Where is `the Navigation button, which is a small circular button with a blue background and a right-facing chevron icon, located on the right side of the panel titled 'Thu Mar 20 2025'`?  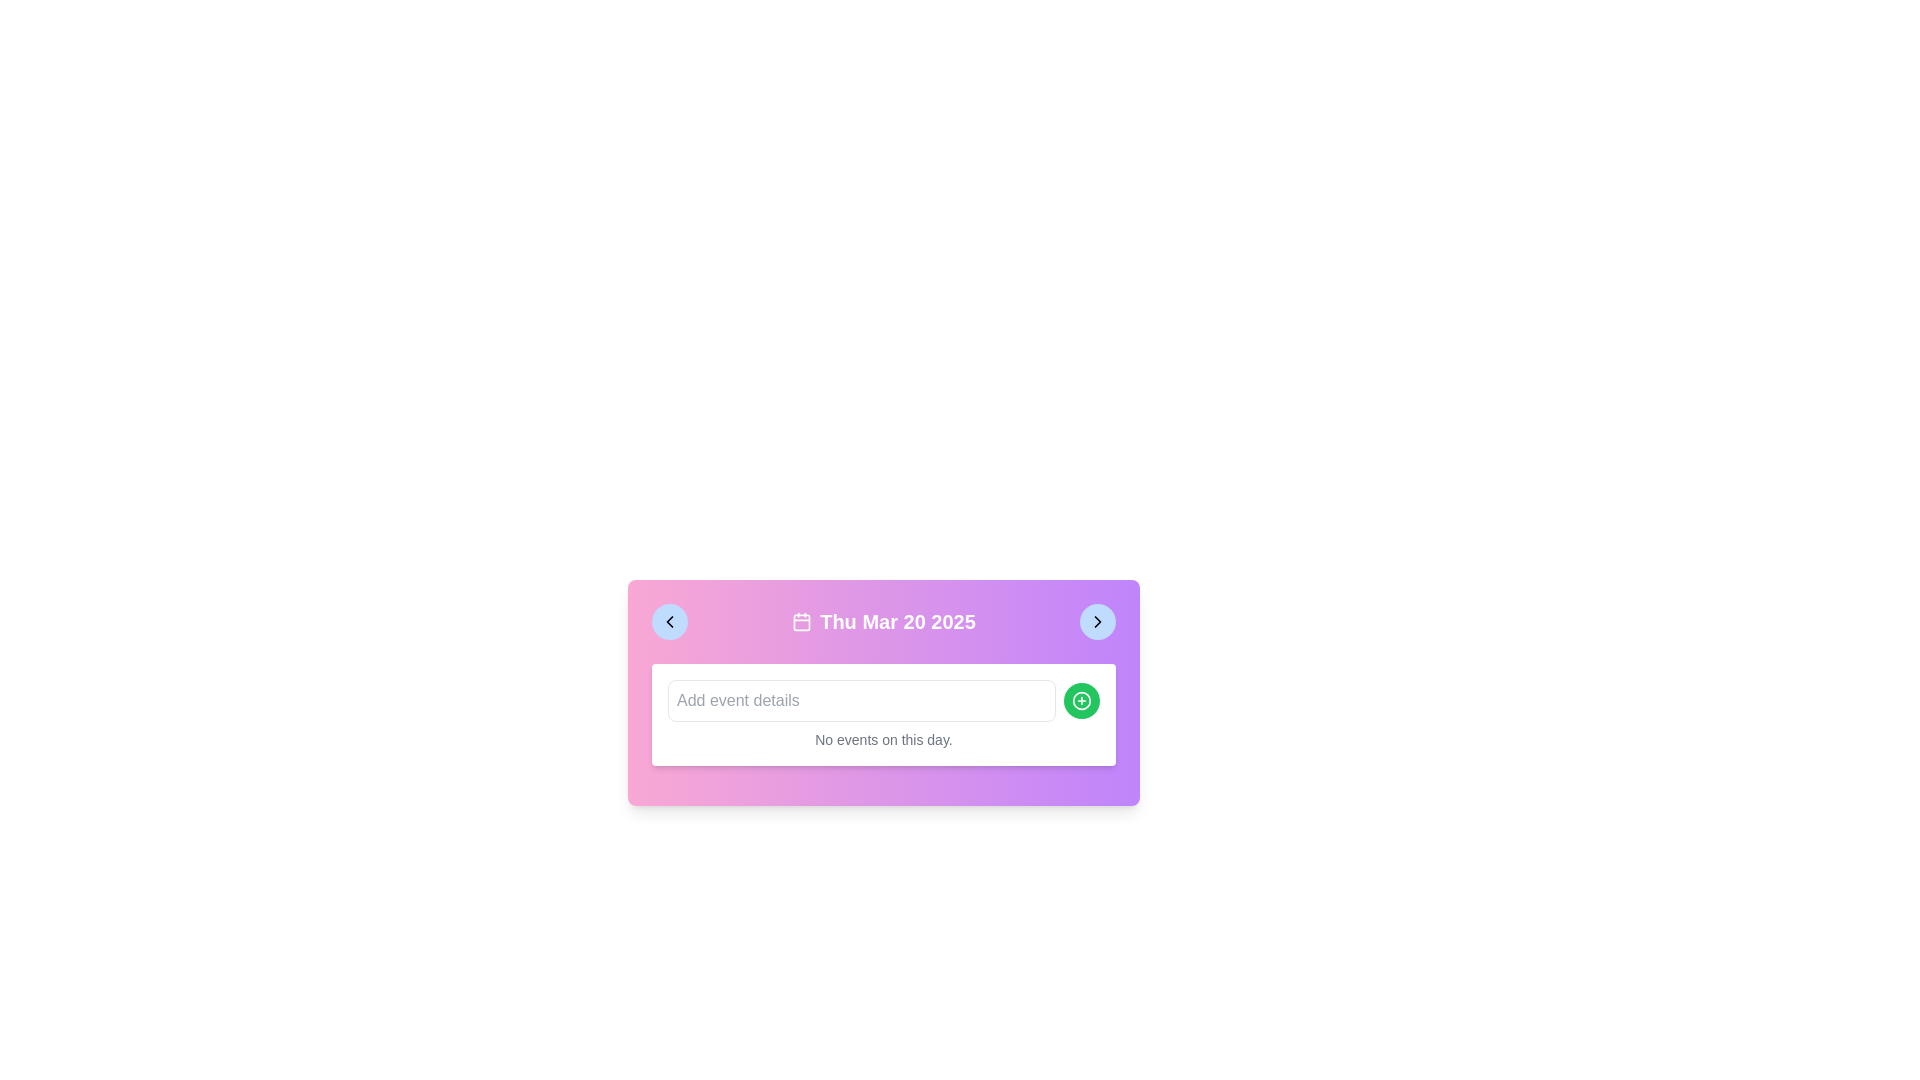
the Navigation button, which is a small circular button with a blue background and a right-facing chevron icon, located on the right side of the panel titled 'Thu Mar 20 2025' is located at coordinates (1097, 620).